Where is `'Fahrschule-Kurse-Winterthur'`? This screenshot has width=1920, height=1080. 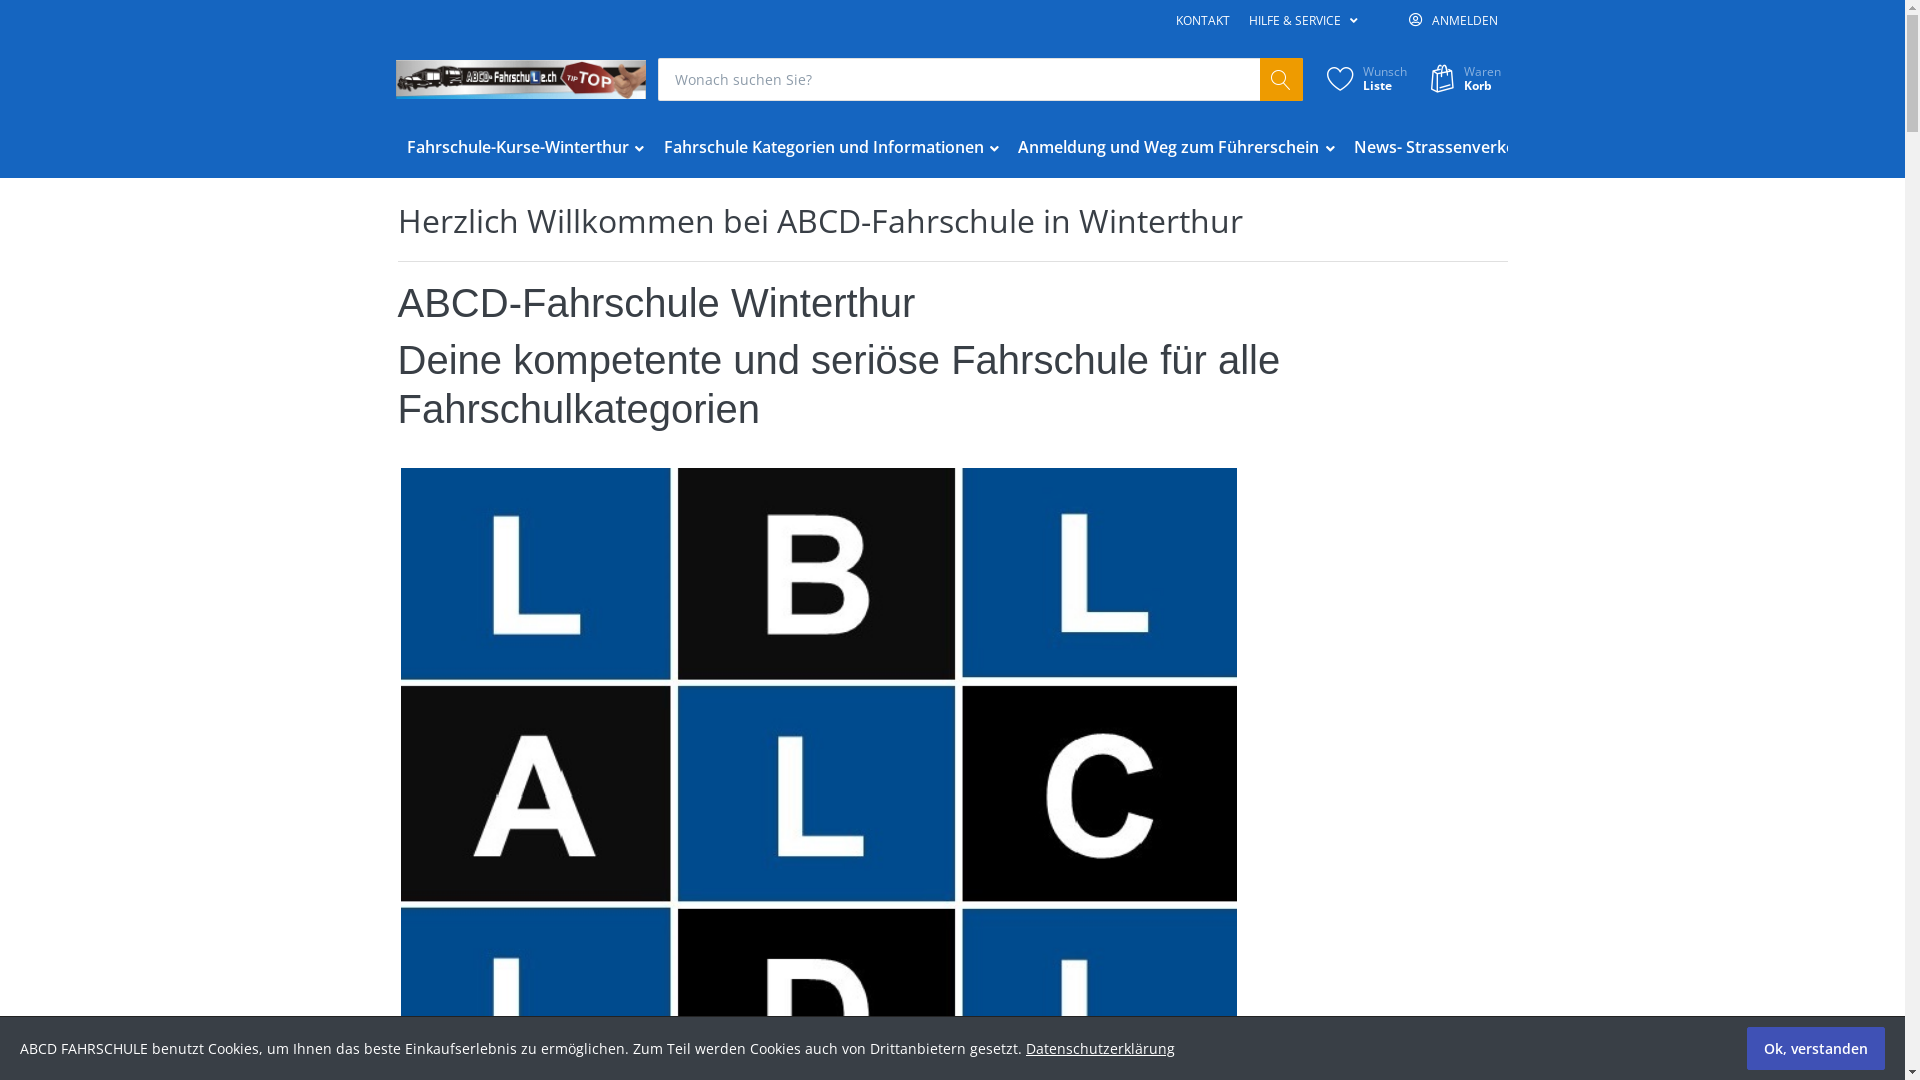
'Fahrschule-Kurse-Winterthur' is located at coordinates (526, 146).